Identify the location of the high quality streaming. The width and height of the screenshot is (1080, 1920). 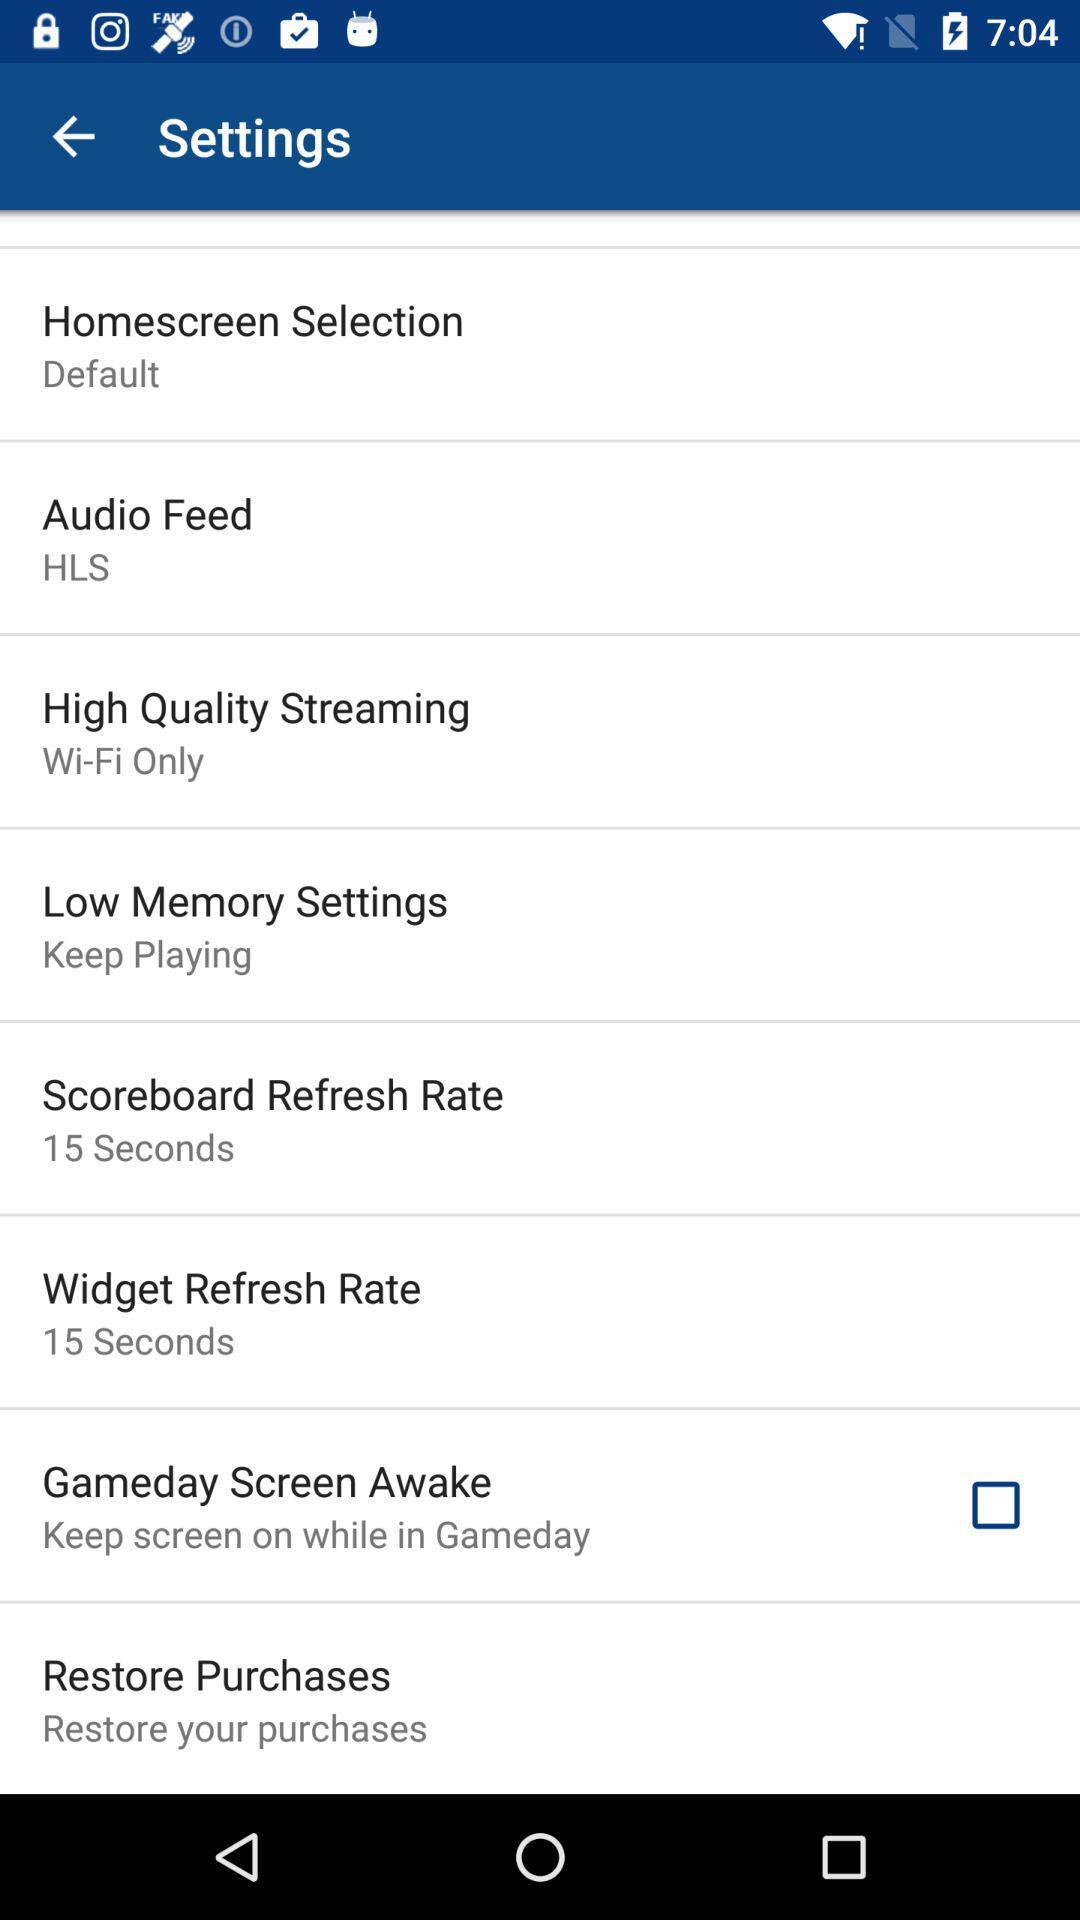
(255, 706).